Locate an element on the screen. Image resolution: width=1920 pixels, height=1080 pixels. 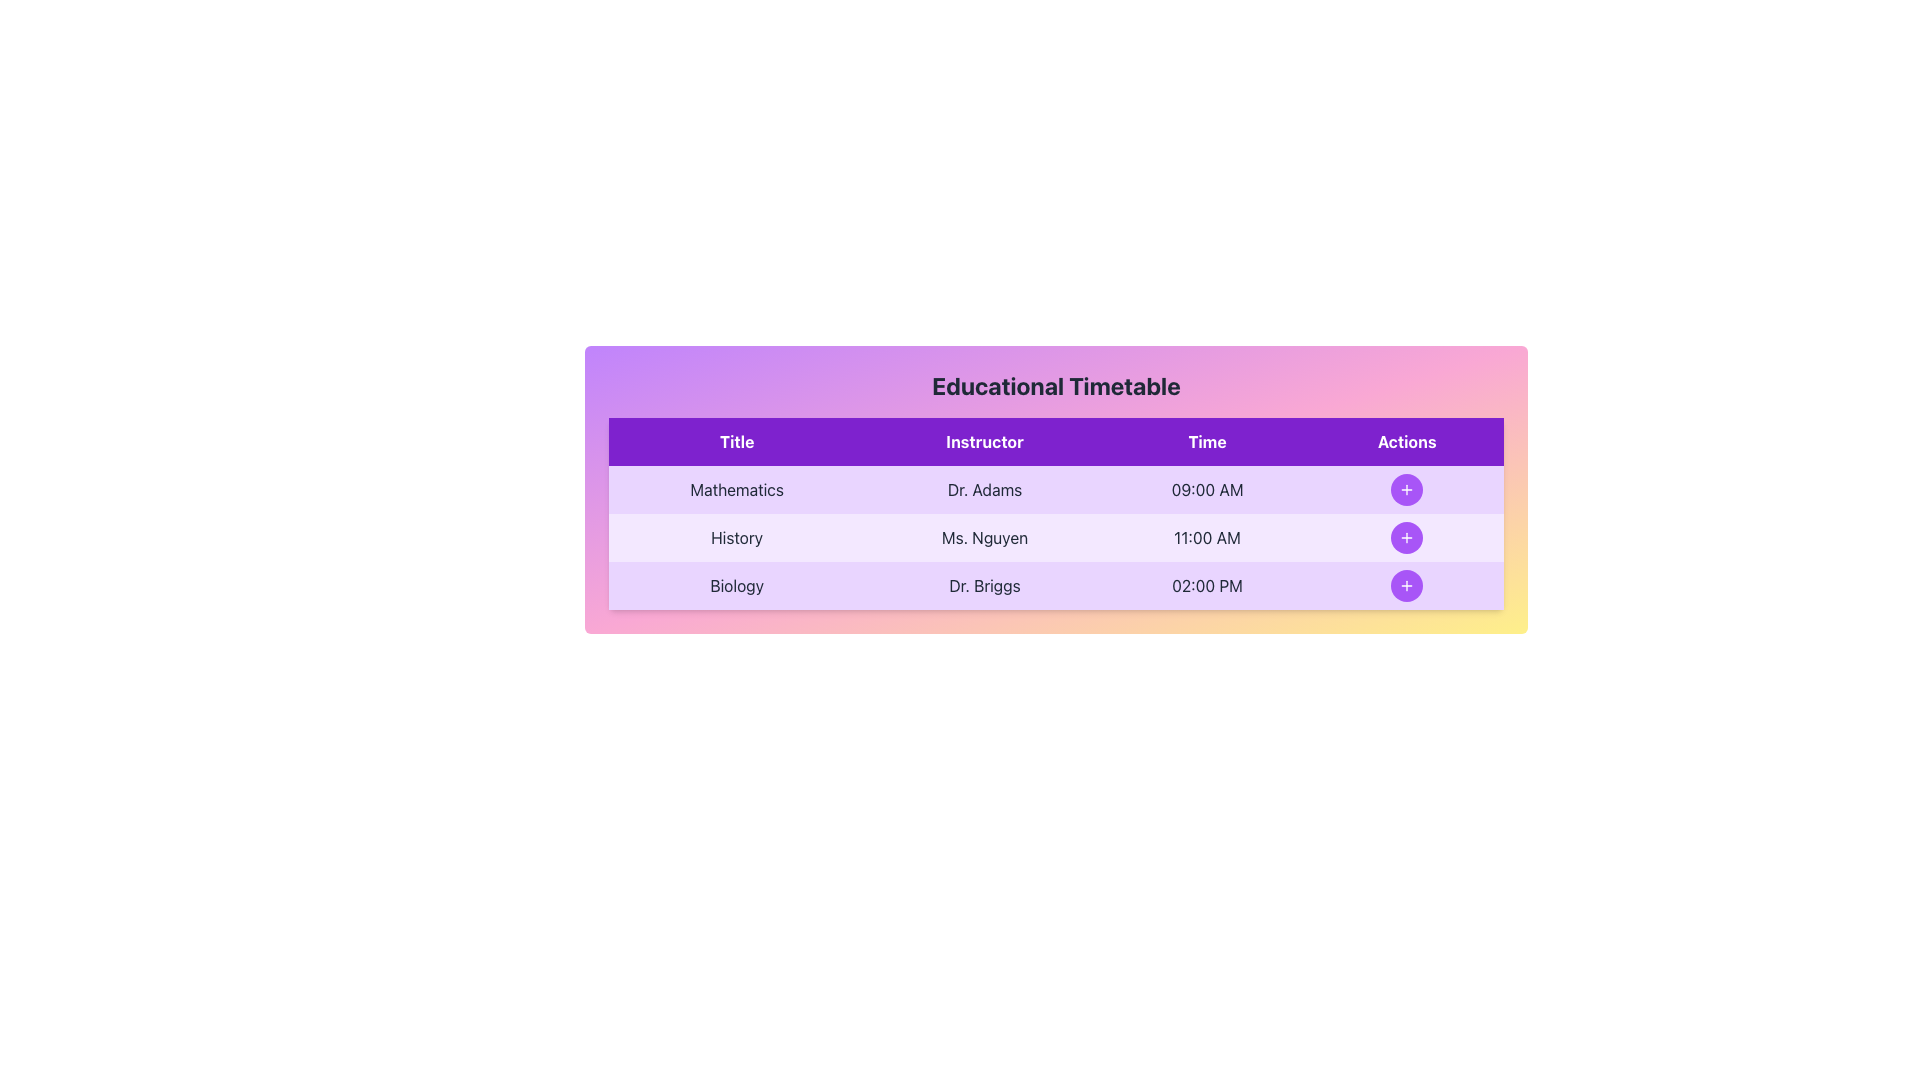
the button located in the fourth column of the first row in the 'Educational Timetable' table under the 'Actions' header for the 'Mathematics' subject is located at coordinates (1406, 489).